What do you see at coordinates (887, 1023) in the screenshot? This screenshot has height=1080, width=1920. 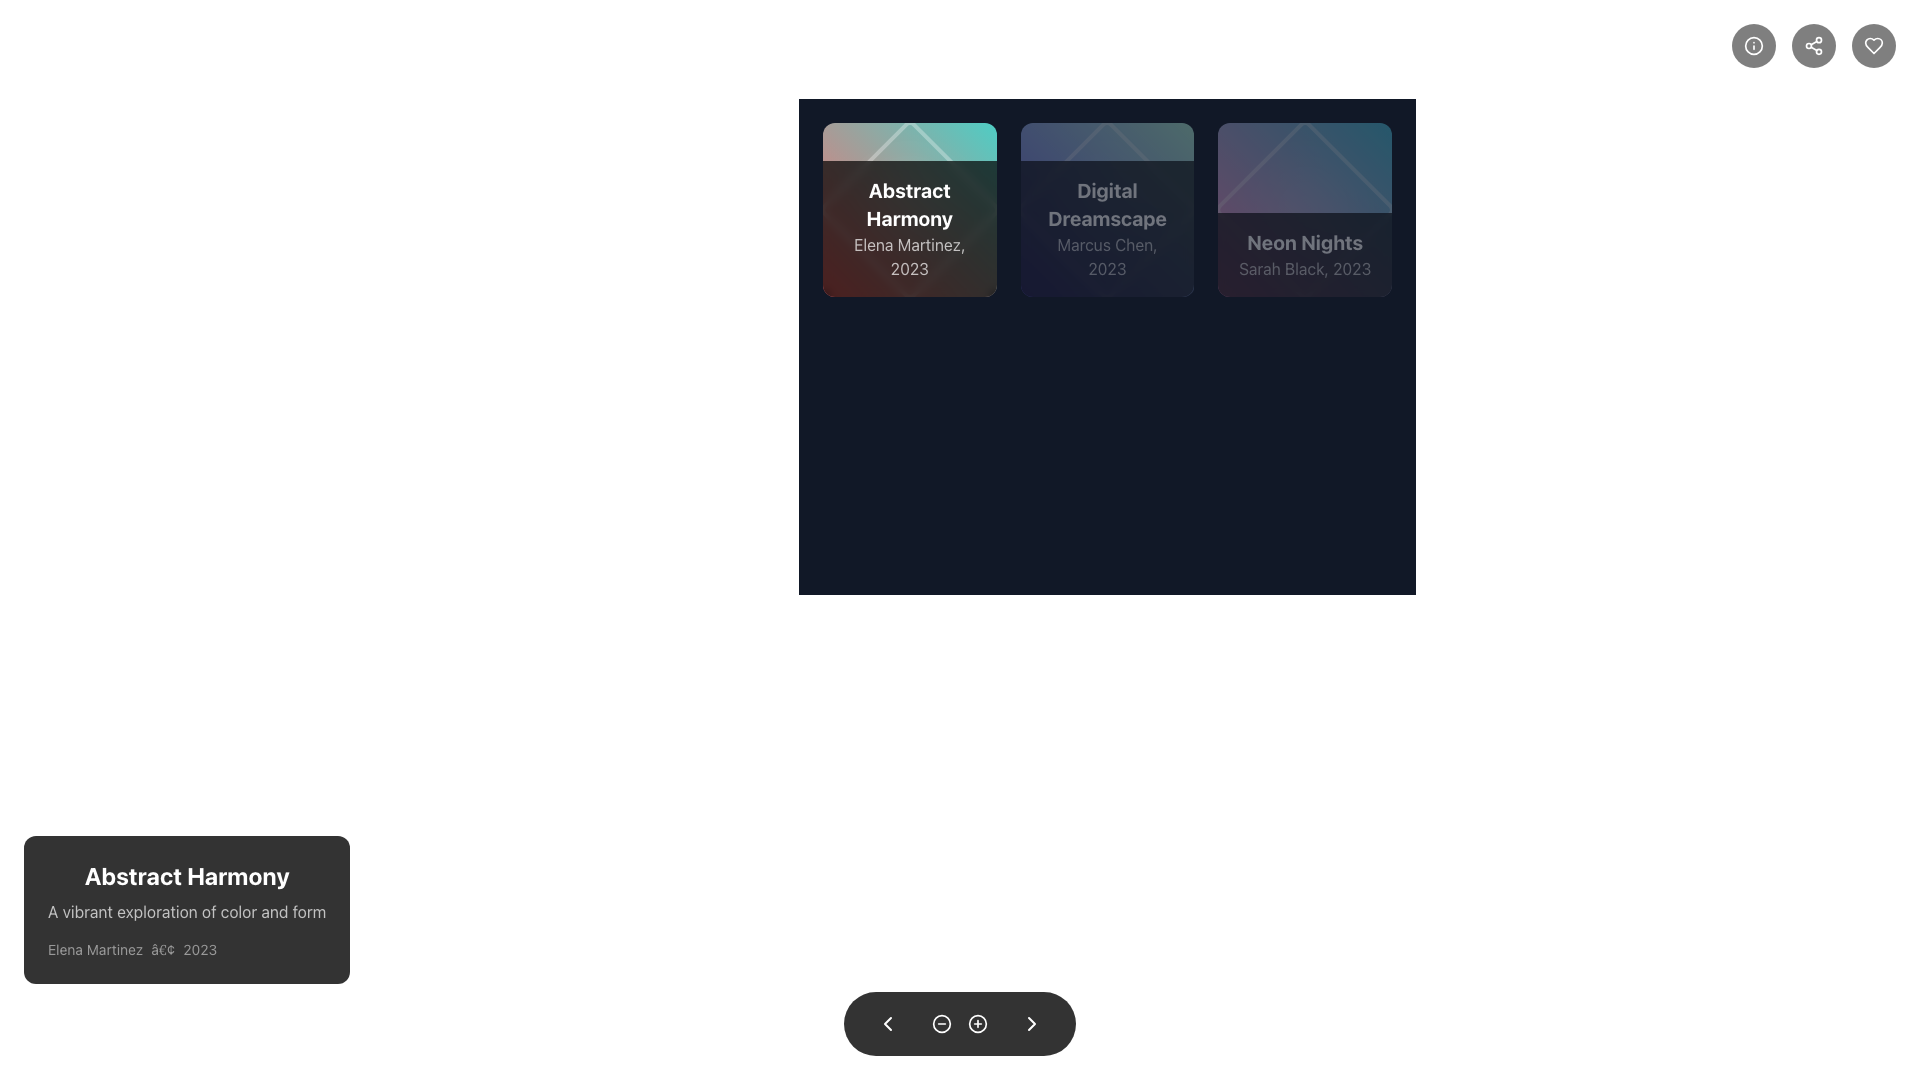 I see `the circular button with a dark background and a white chevron arrow pointing to the left, located at the bottom center of the interface` at bounding box center [887, 1023].